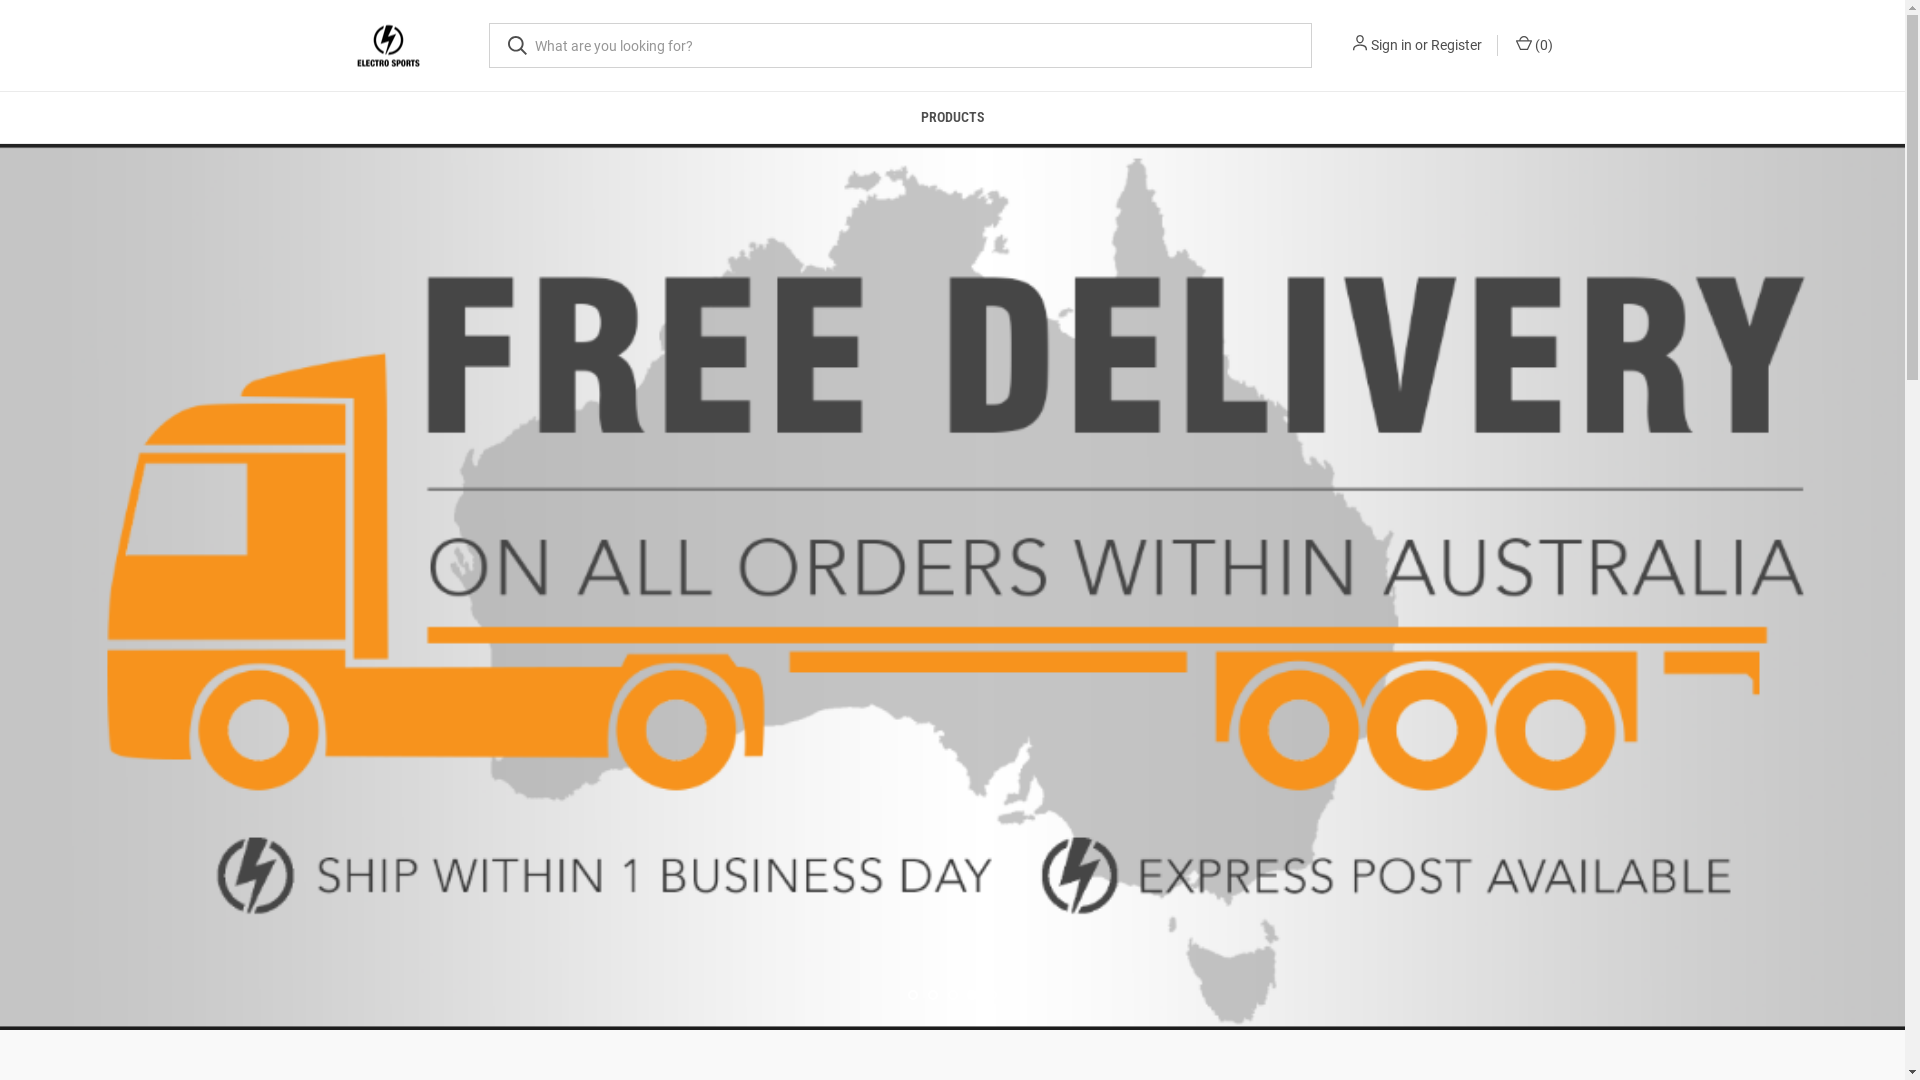  Describe the element at coordinates (1389, 45) in the screenshot. I see `'Sign in'` at that location.